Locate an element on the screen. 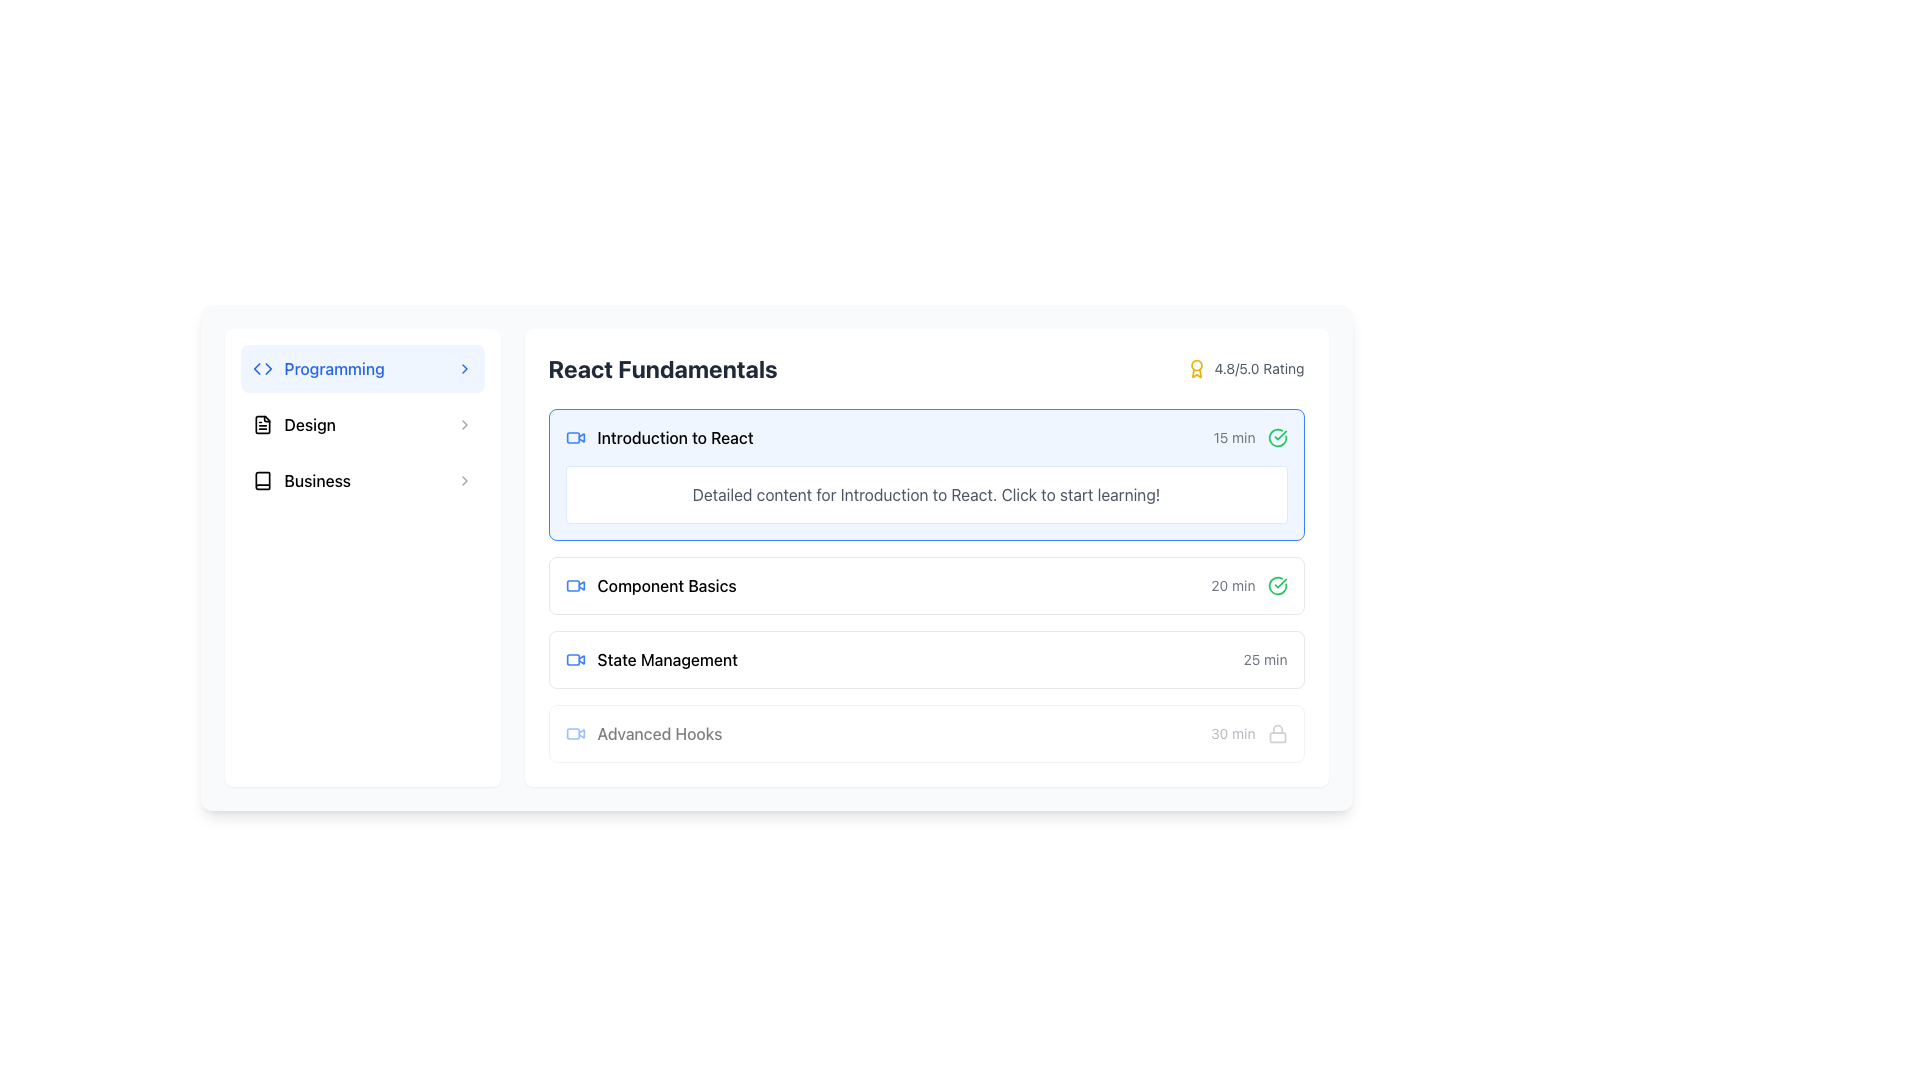  the text block that reads 'Detailed content for Introduction to React. Click to start learning!' which is styled with a light background and positioned below the title 'Introduction to React' is located at coordinates (925, 494).